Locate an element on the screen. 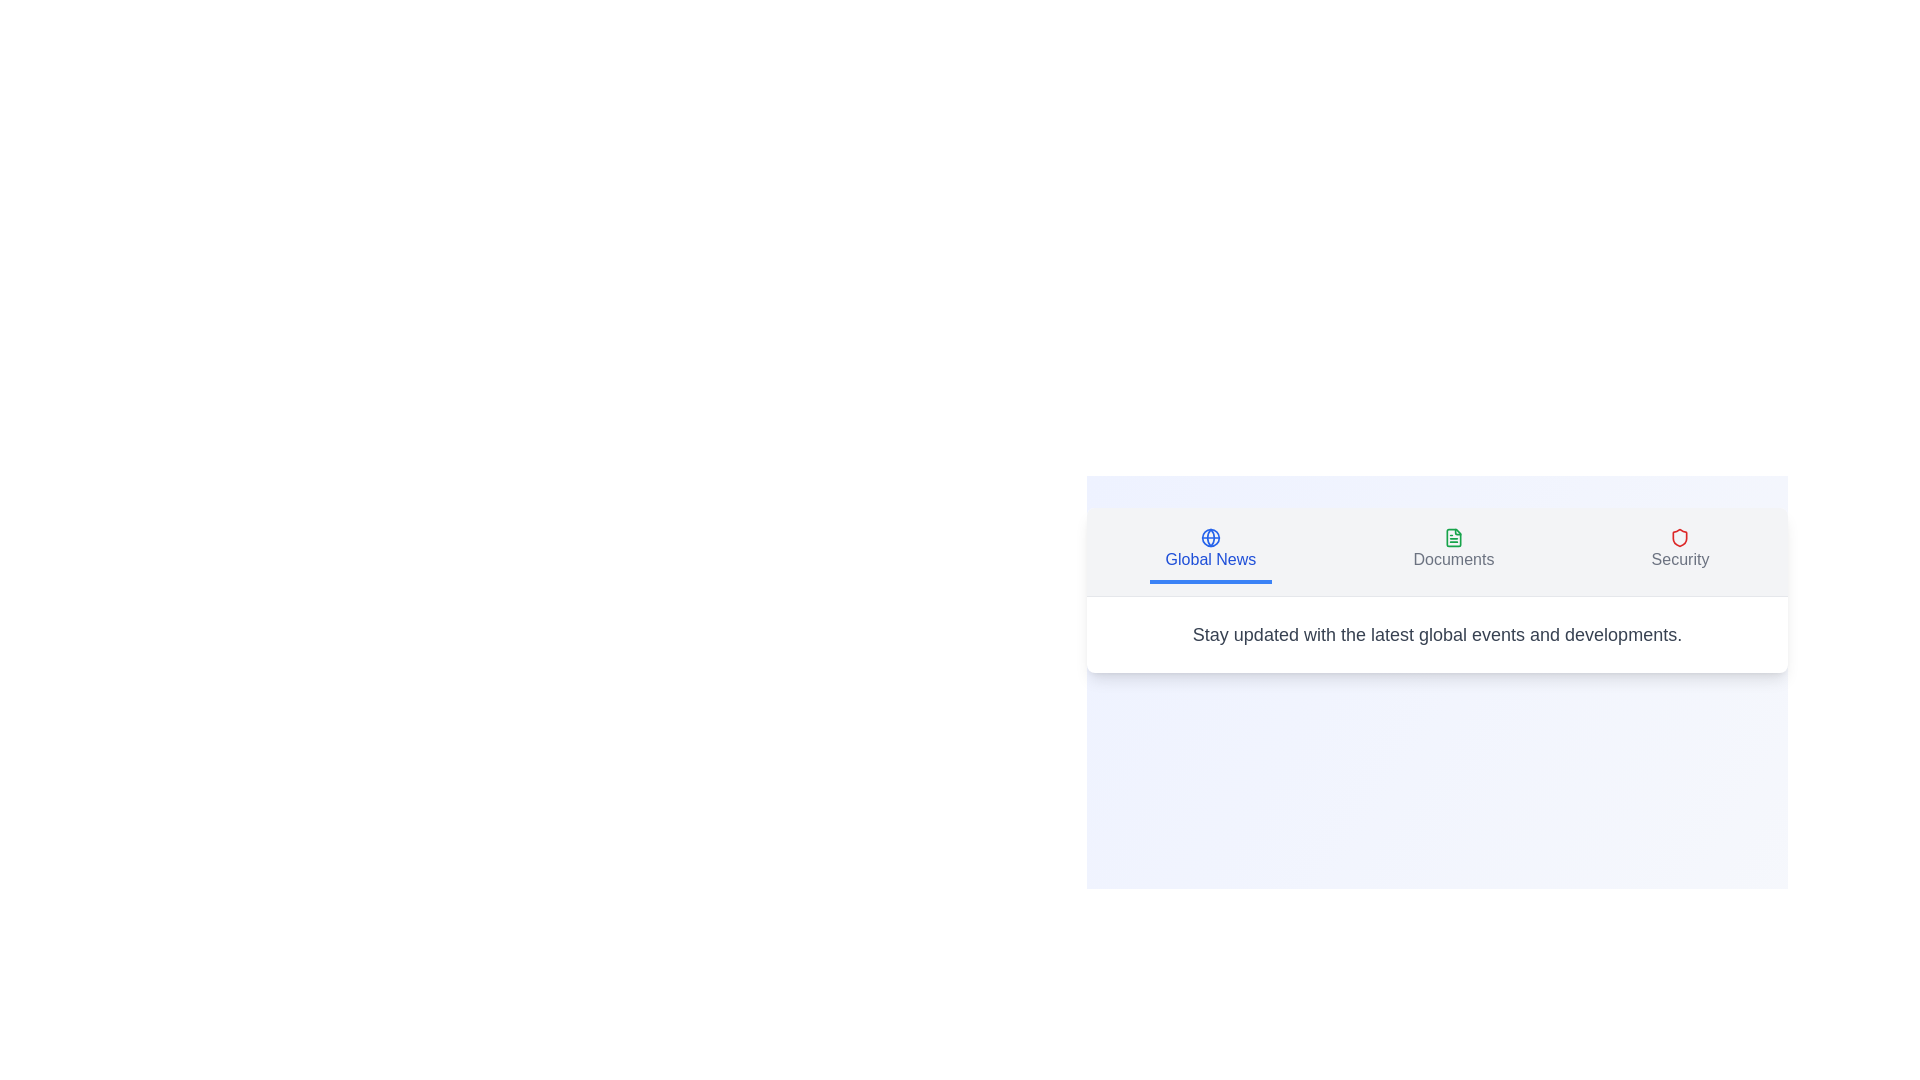 The image size is (1920, 1080). the Global News tab is located at coordinates (1209, 551).